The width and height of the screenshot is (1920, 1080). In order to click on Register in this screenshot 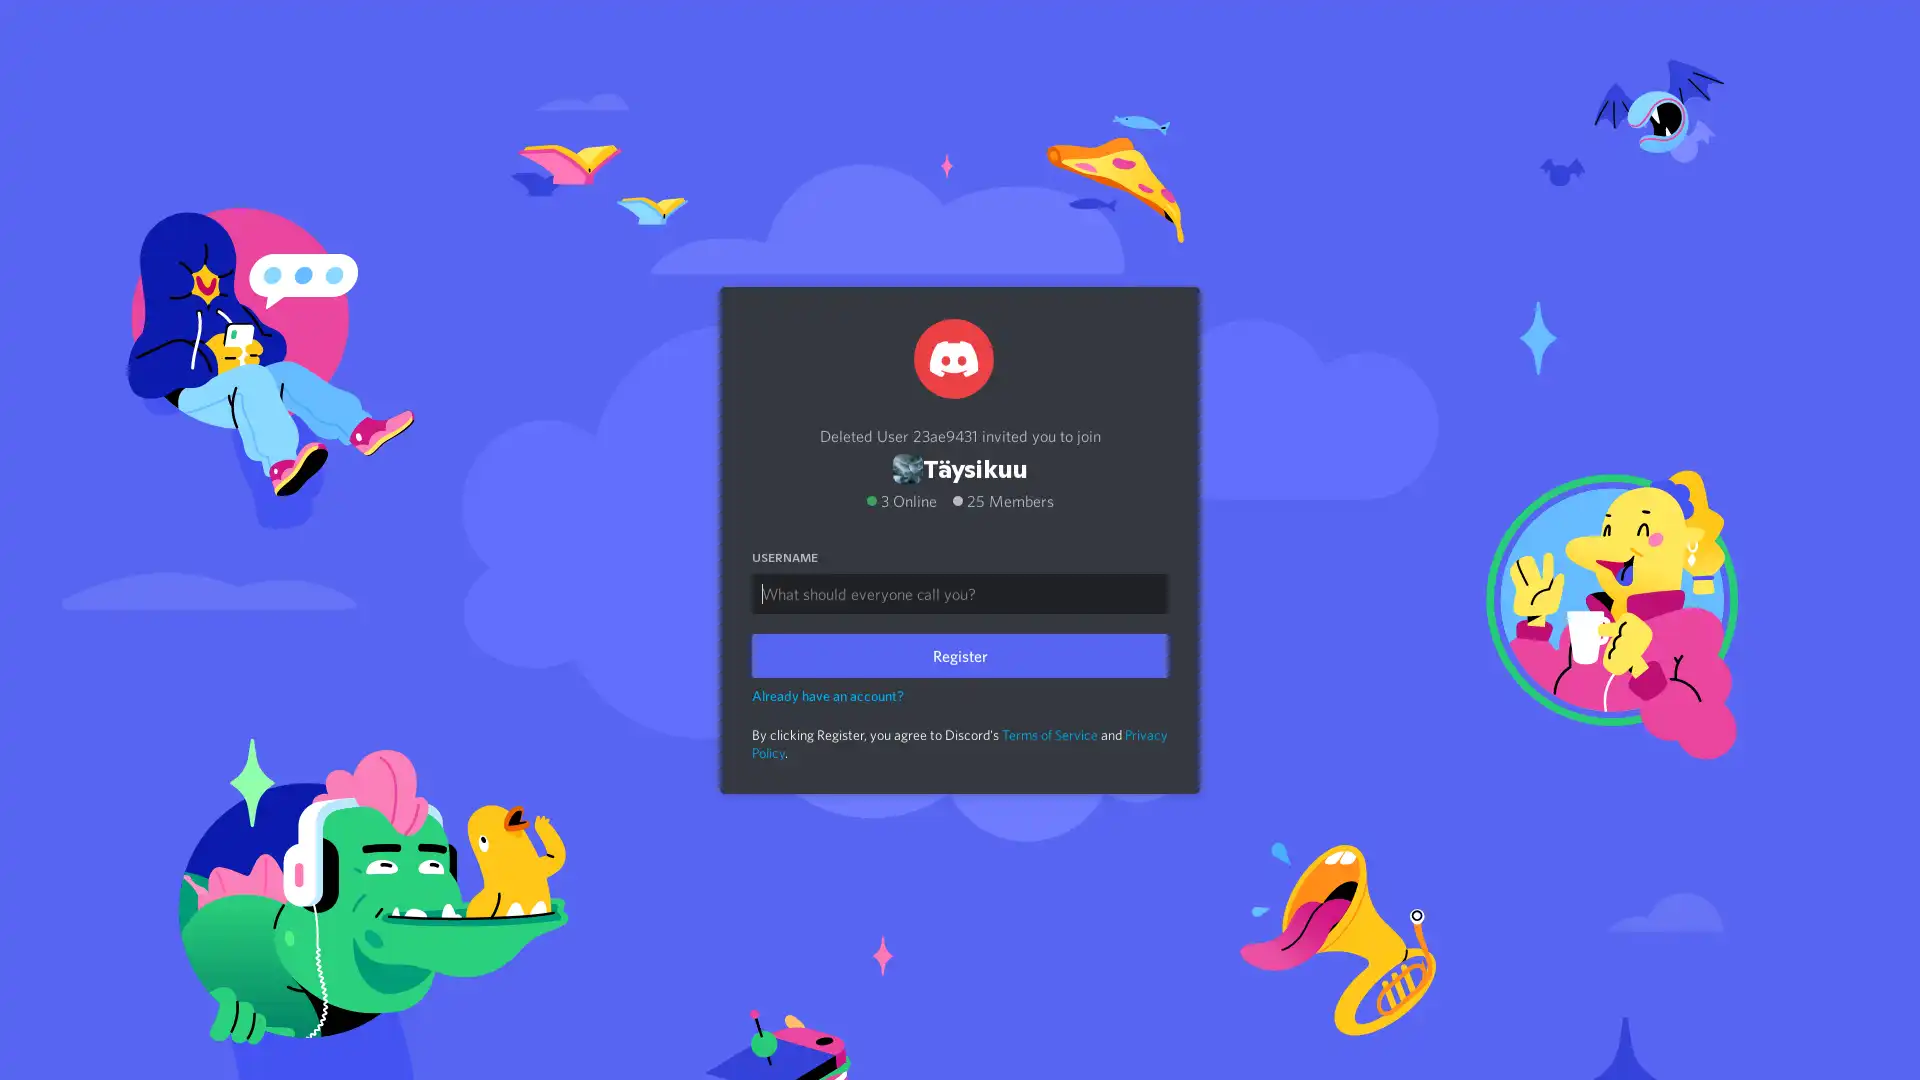, I will do `click(960, 655)`.